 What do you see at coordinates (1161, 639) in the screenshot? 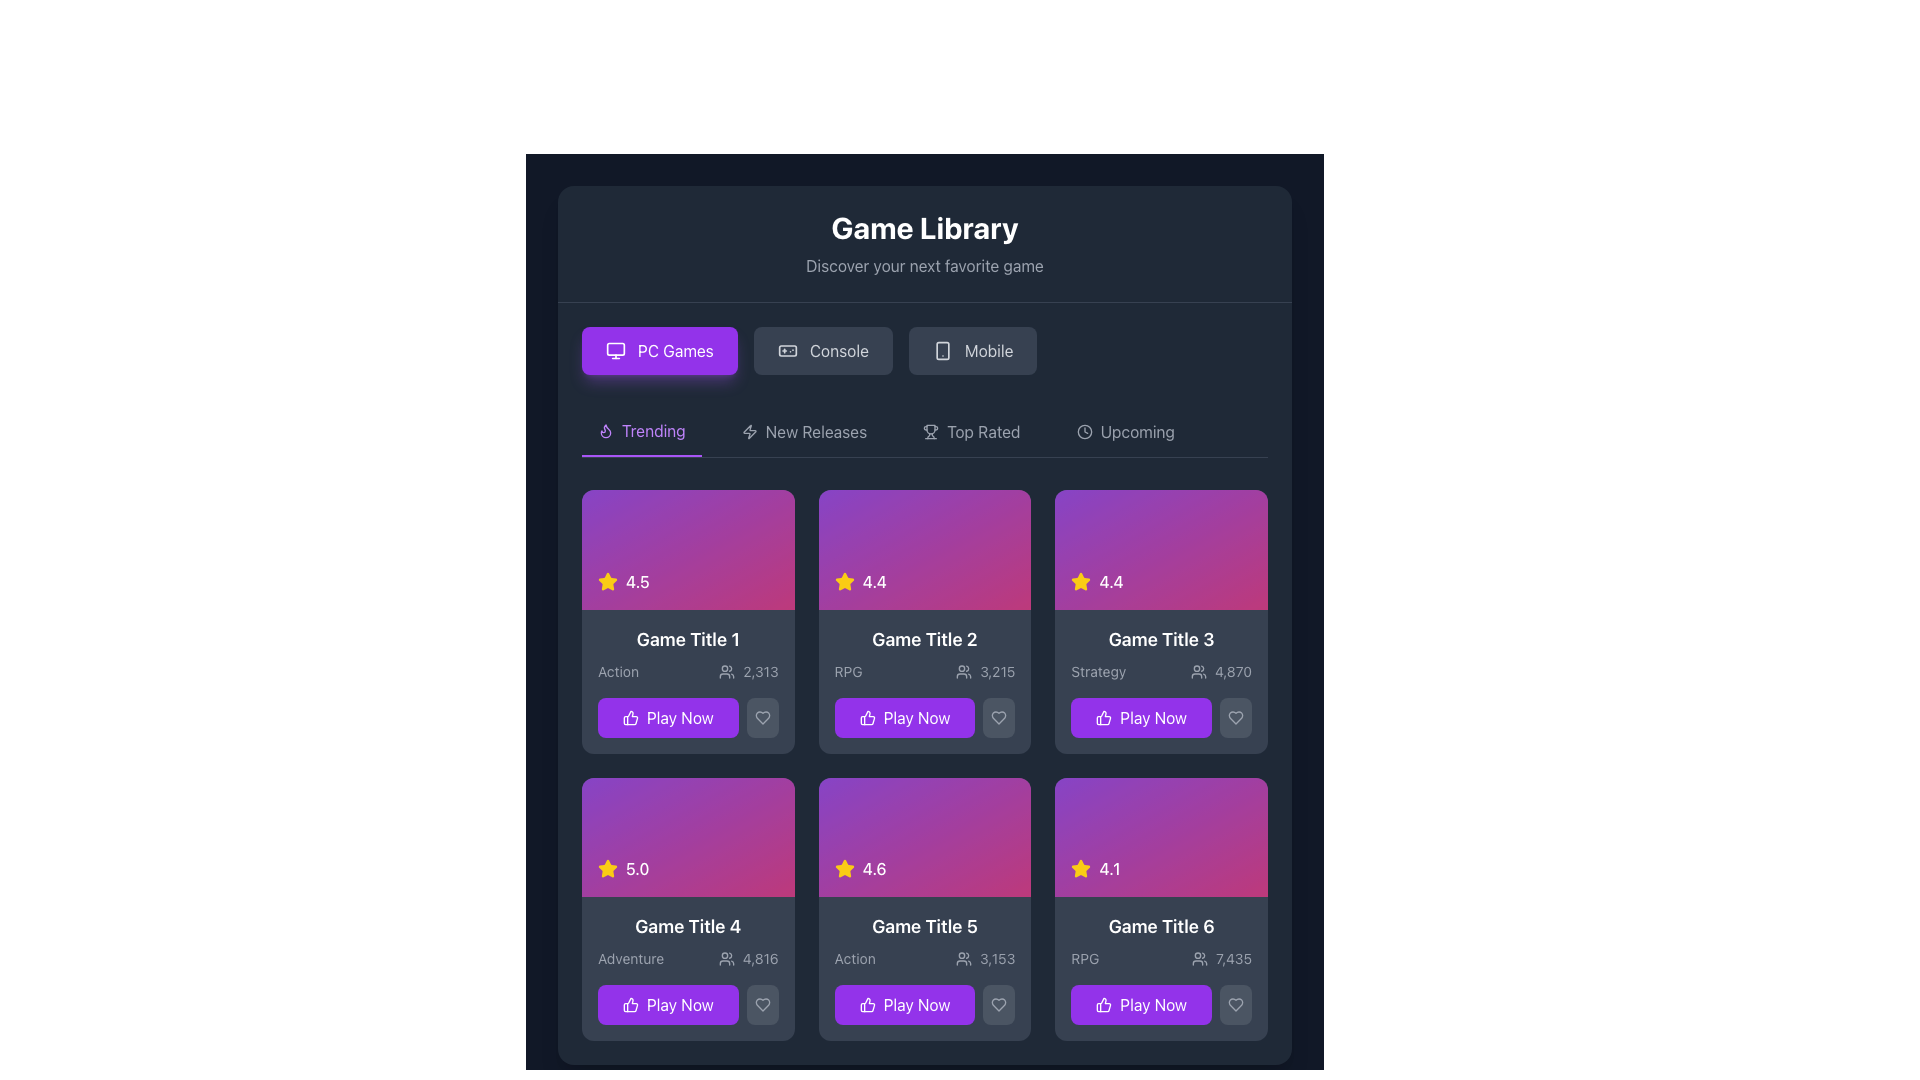
I see `title text label of the game card located in the Trending section, which is the third card in the first row, positioned under the star rating icon` at bounding box center [1161, 639].